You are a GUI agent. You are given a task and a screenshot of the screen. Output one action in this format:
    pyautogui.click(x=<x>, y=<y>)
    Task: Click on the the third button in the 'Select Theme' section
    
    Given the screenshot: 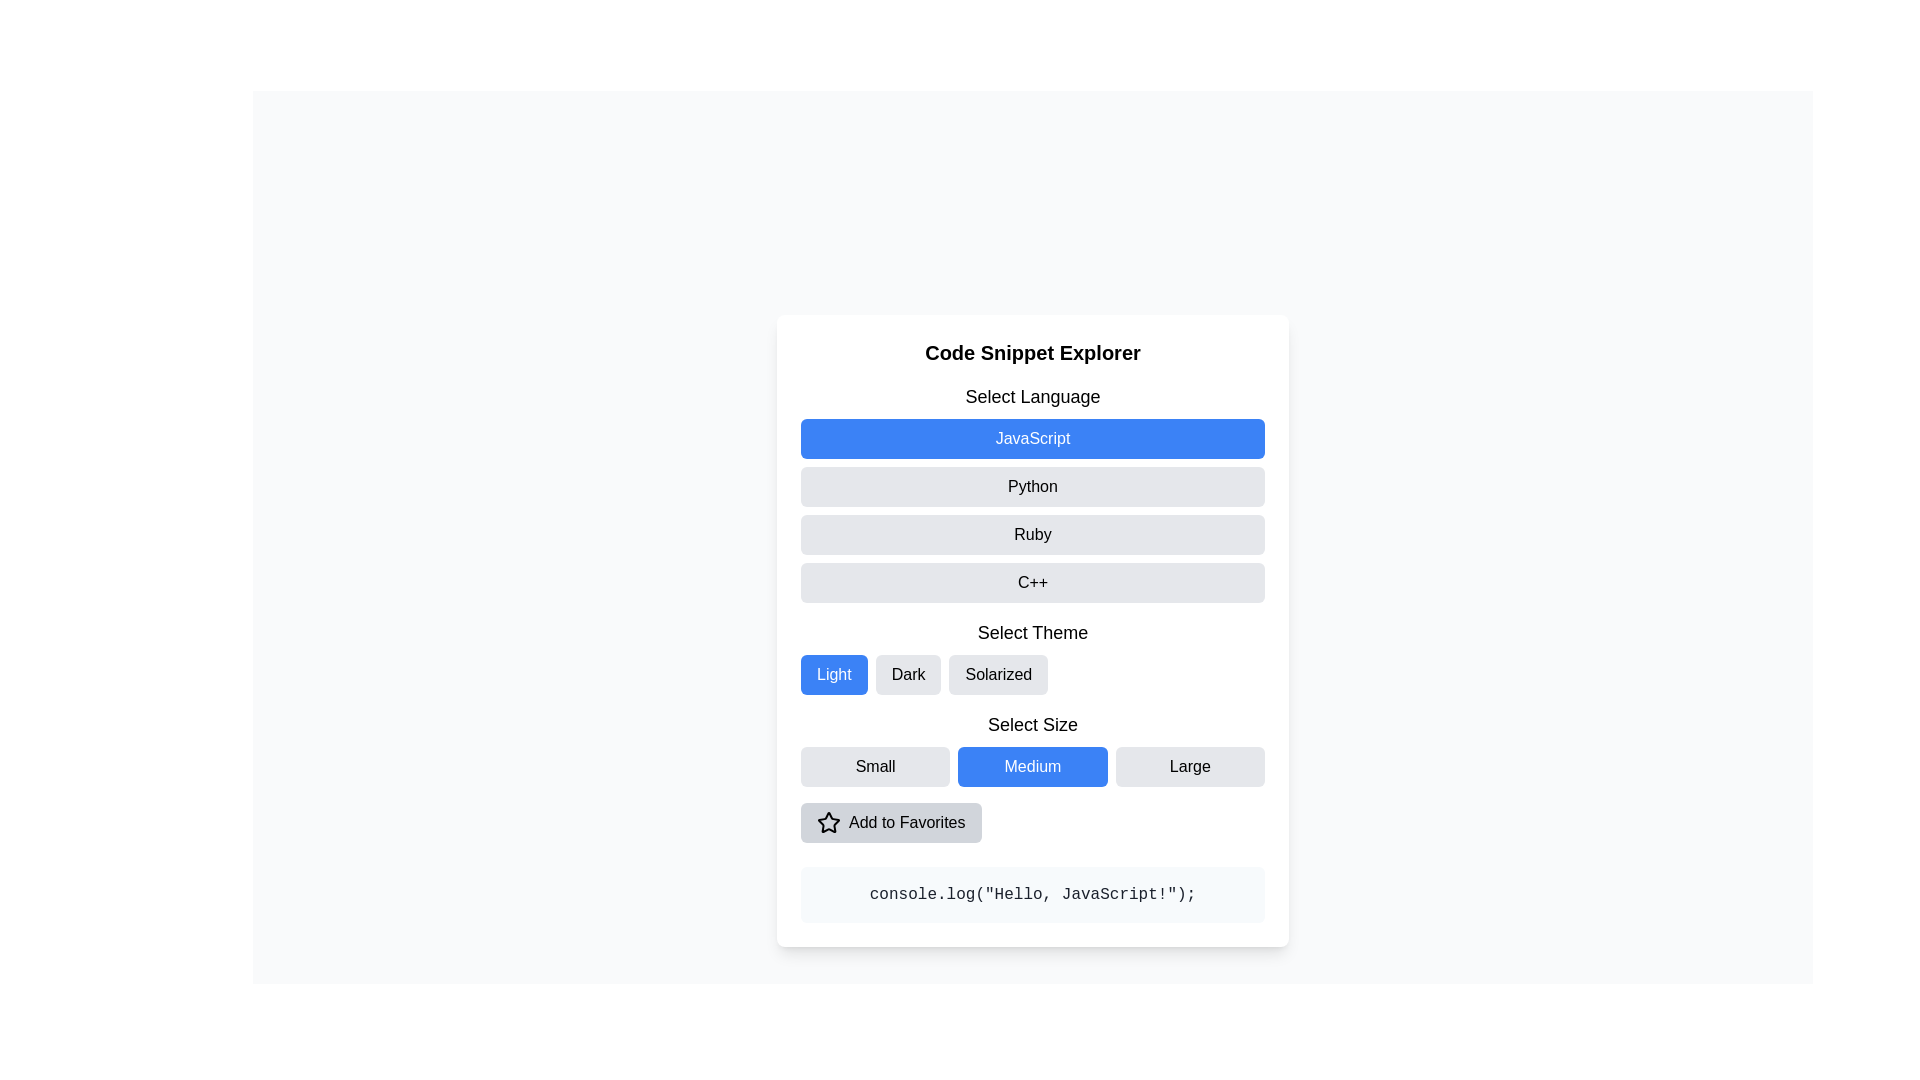 What is the action you would take?
    pyautogui.click(x=998, y=675)
    